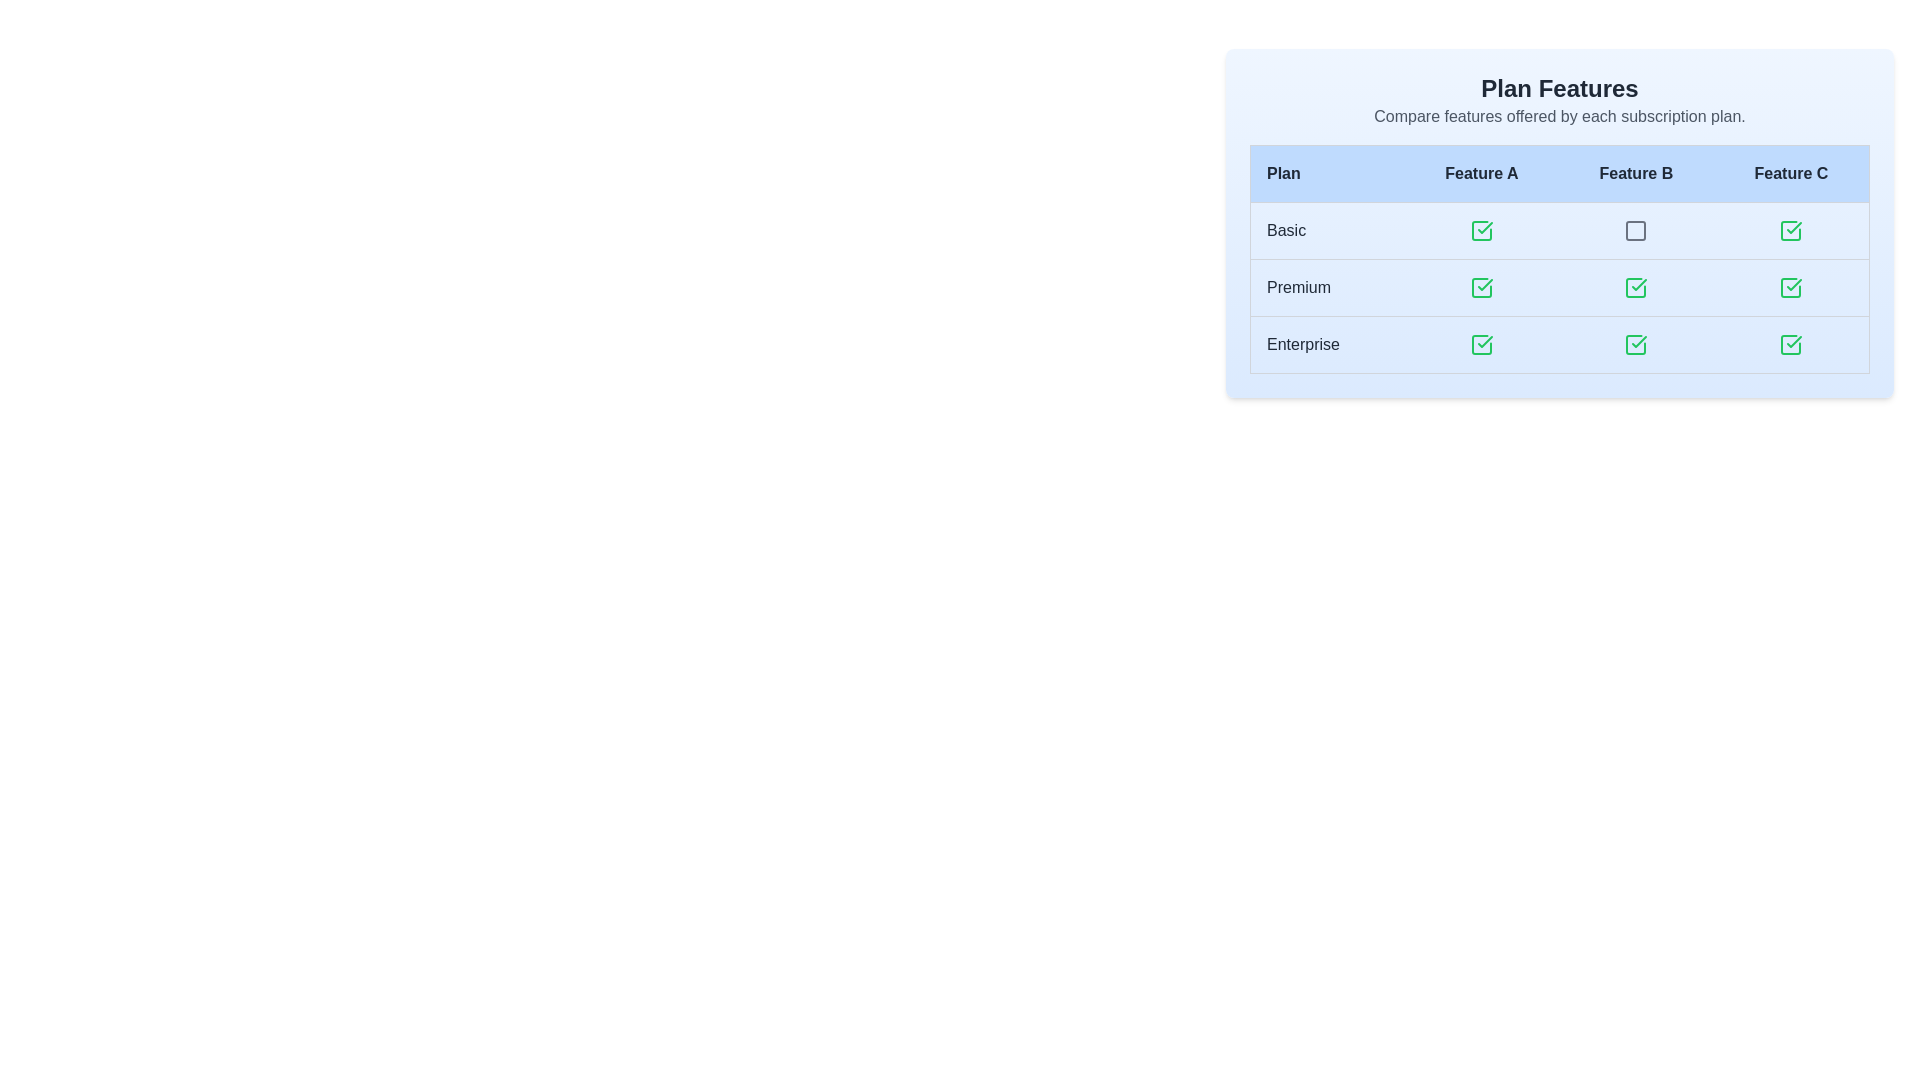 The height and width of the screenshot is (1080, 1920). I want to click on text label element displaying 'Premium', which is located in the second row's first column of the table-like structure, positioned beneath the 'Basic' label and above the 'Enterprise' label, so click(1327, 288).